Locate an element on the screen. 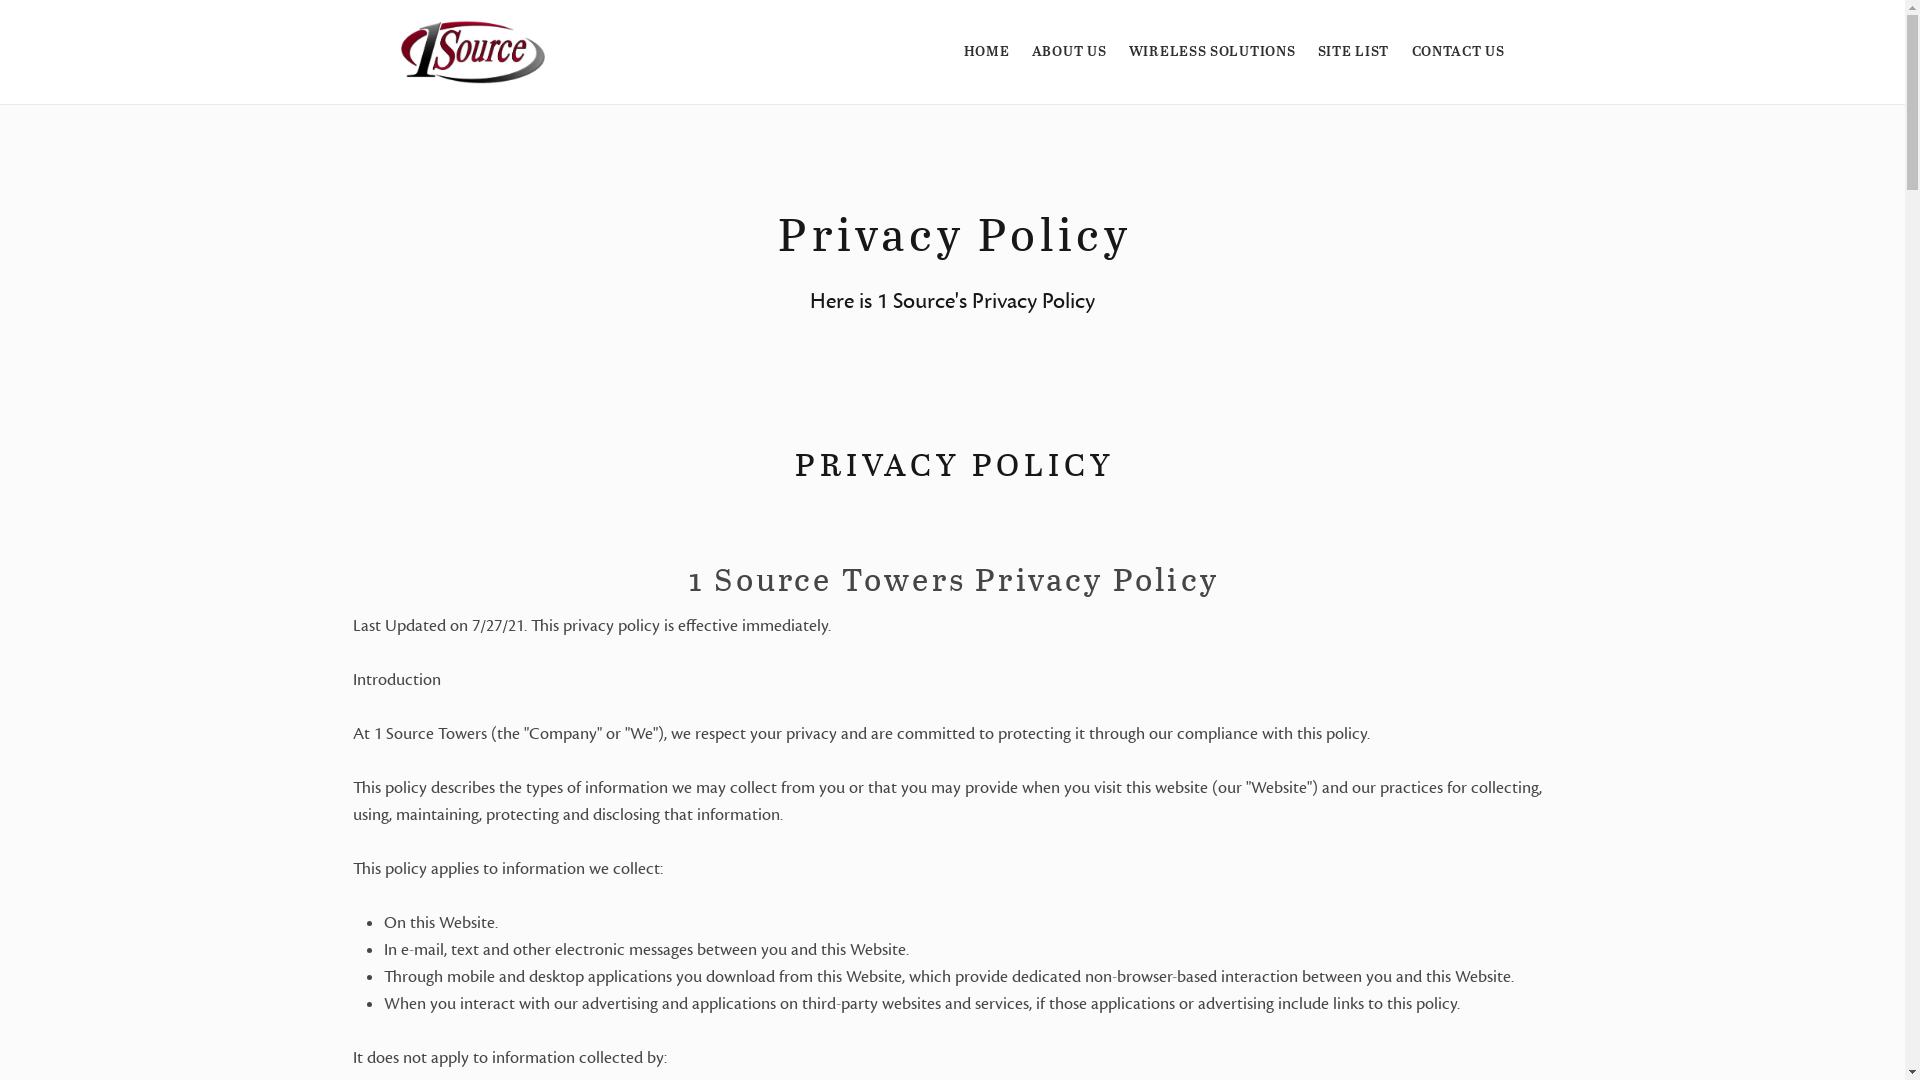 This screenshot has height=1080, width=1920. '1 Source Towers' is located at coordinates (470, 50).